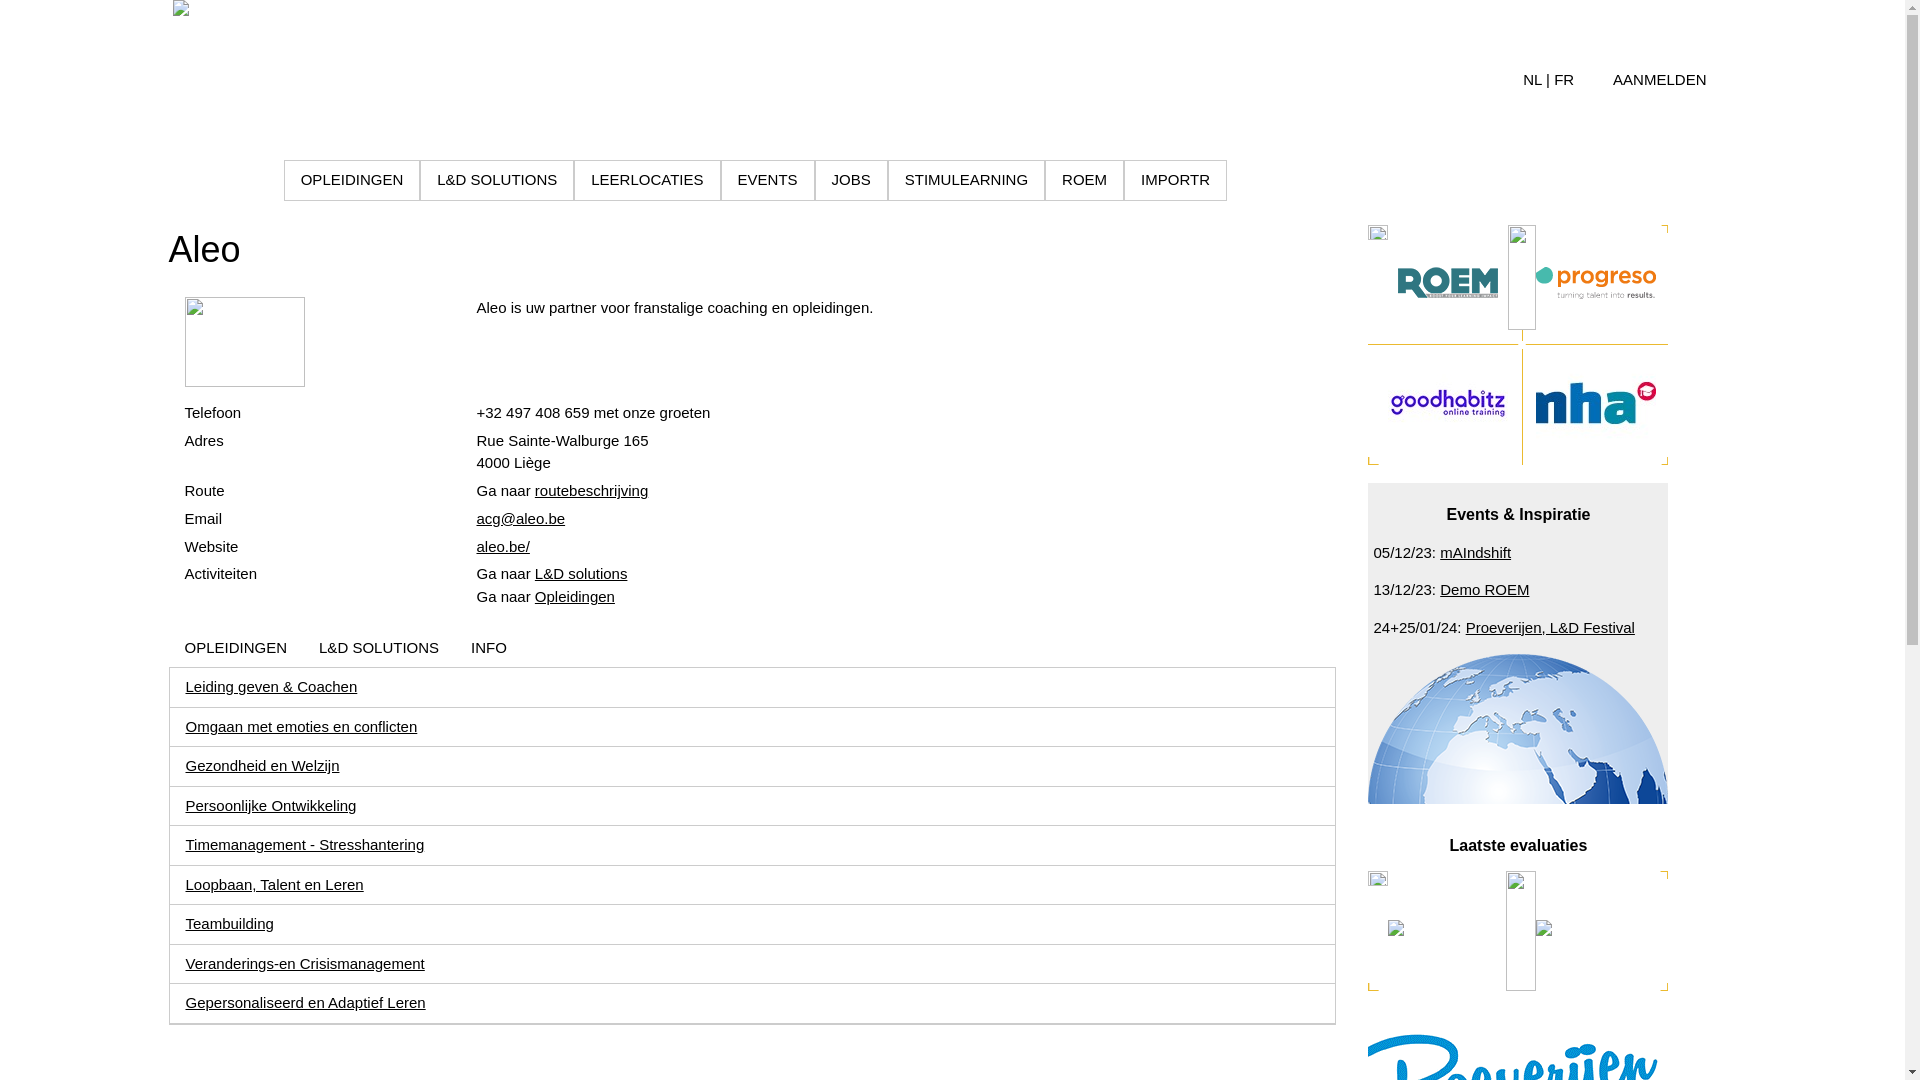 This screenshot has width=1920, height=1080. Describe the element at coordinates (1659, 79) in the screenshot. I see `'AANMELDEN'` at that location.